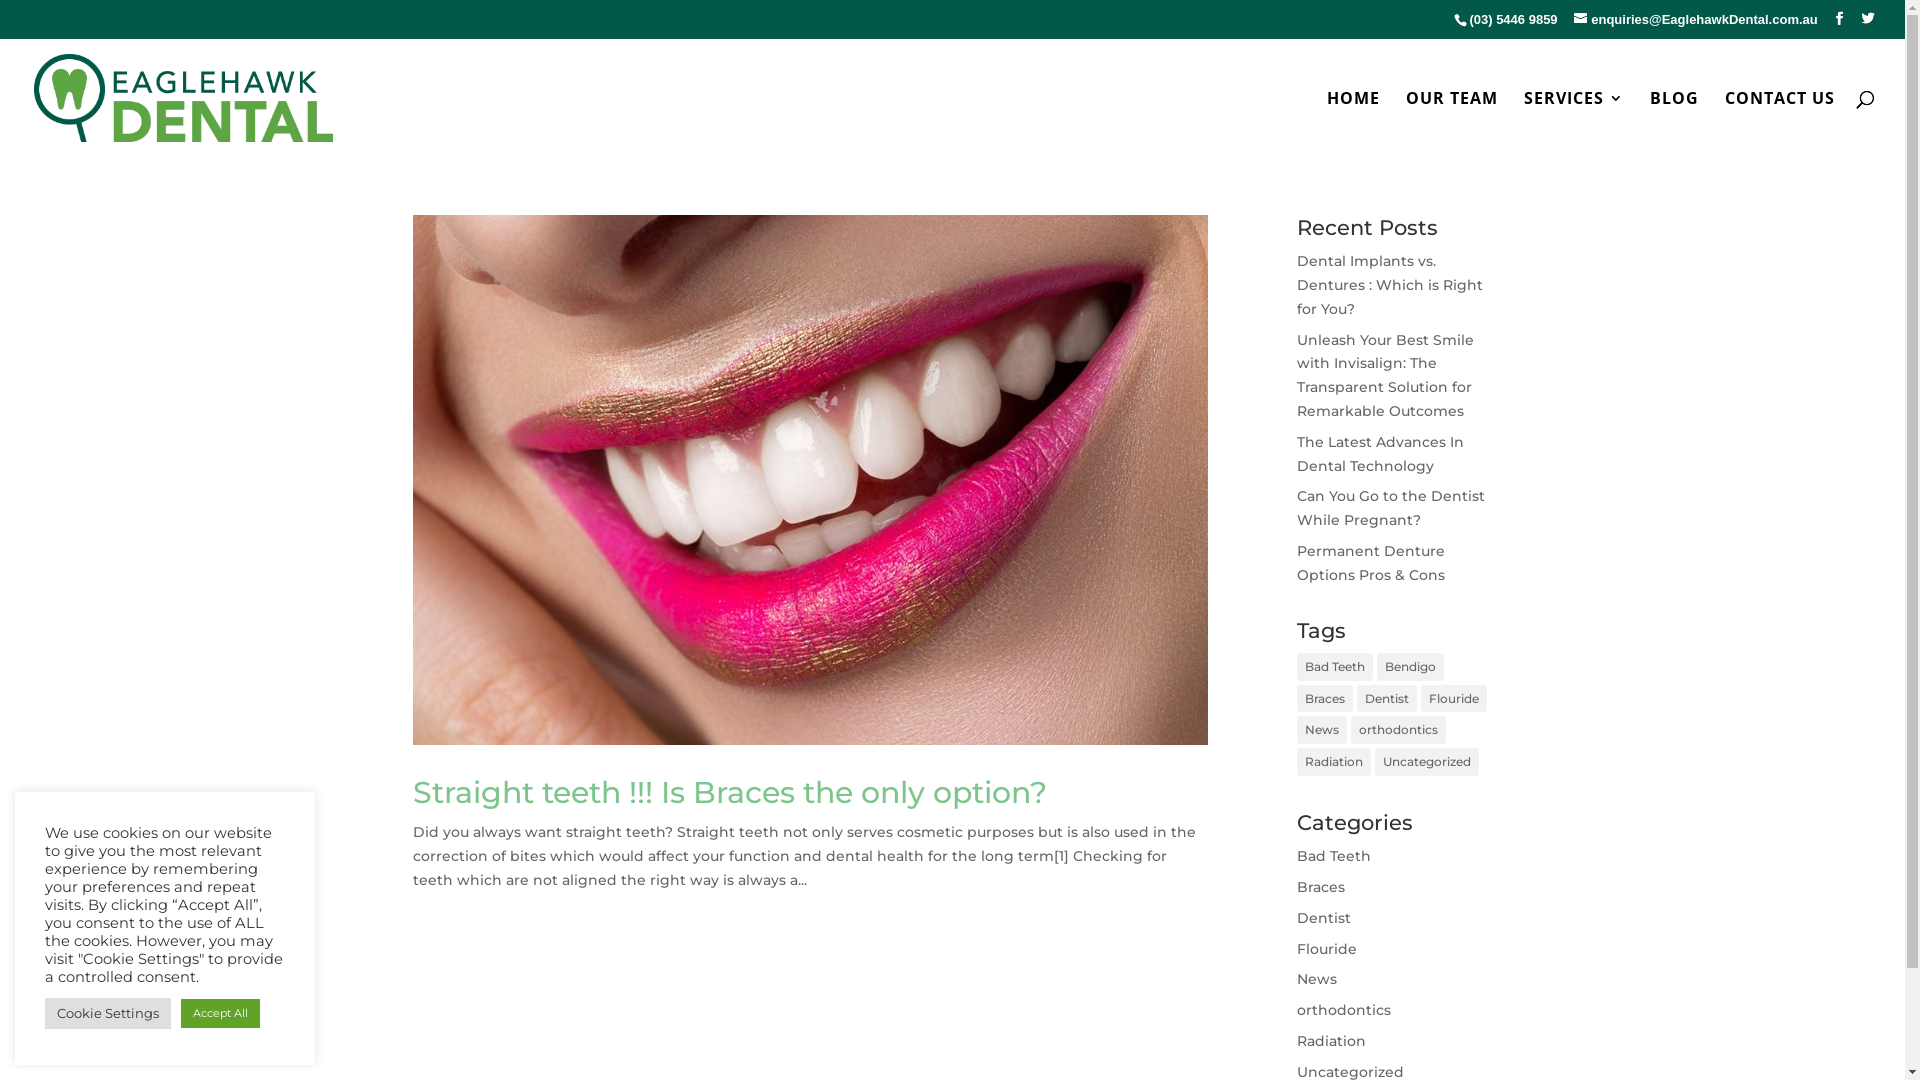 This screenshot has height=1080, width=1920. Describe the element at coordinates (1334, 667) in the screenshot. I see `'Bad Teeth'` at that location.